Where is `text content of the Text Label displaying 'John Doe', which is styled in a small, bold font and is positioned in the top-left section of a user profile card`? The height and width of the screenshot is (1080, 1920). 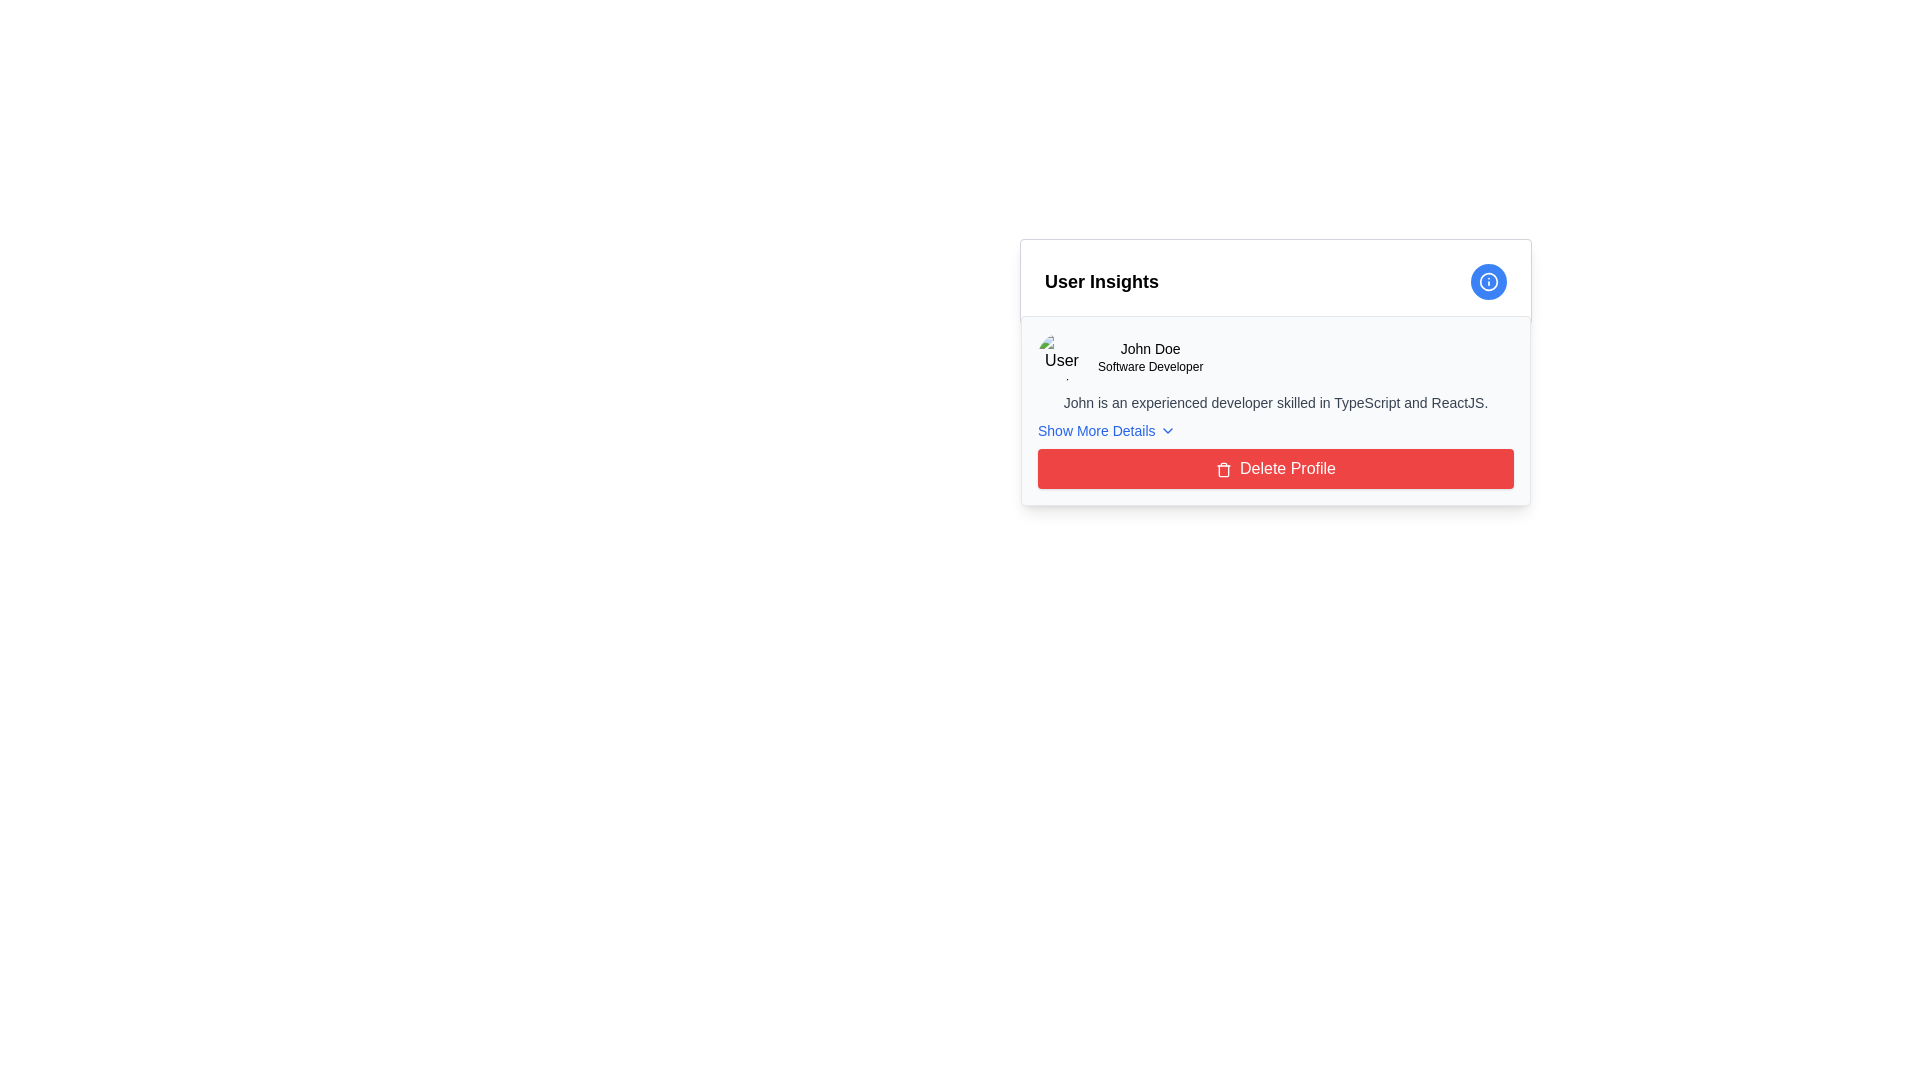 text content of the Text Label displaying 'John Doe', which is styled in a small, bold font and is positioned in the top-left section of a user profile card is located at coordinates (1150, 347).